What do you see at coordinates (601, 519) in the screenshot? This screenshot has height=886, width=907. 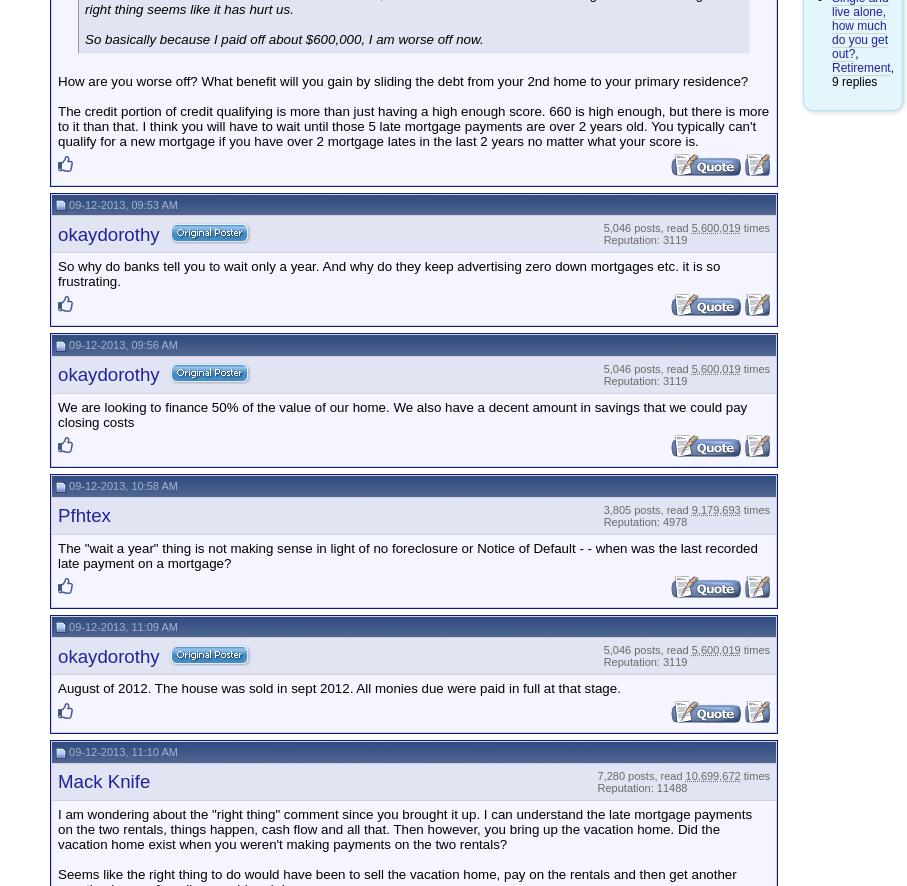 I see `'Reputation: 4978'` at bounding box center [601, 519].